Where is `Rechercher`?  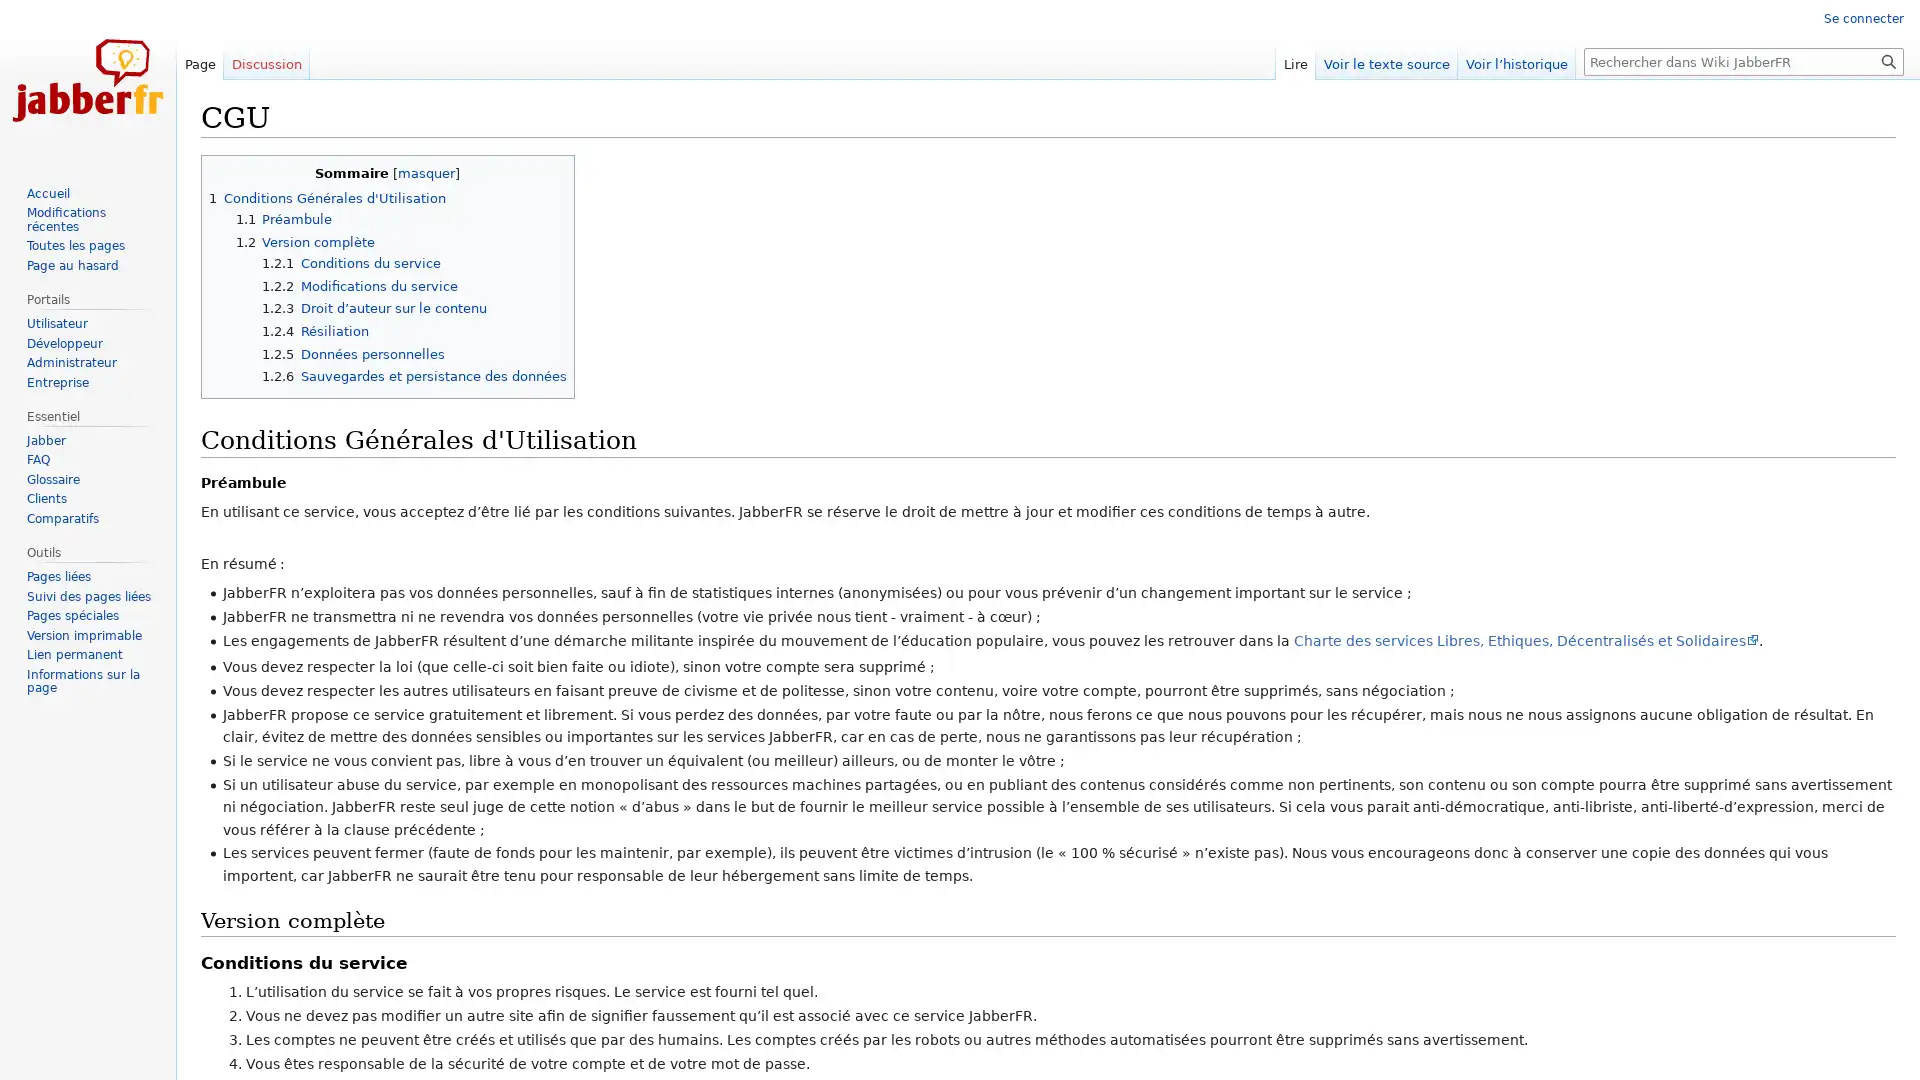 Rechercher is located at coordinates (1888, 60).